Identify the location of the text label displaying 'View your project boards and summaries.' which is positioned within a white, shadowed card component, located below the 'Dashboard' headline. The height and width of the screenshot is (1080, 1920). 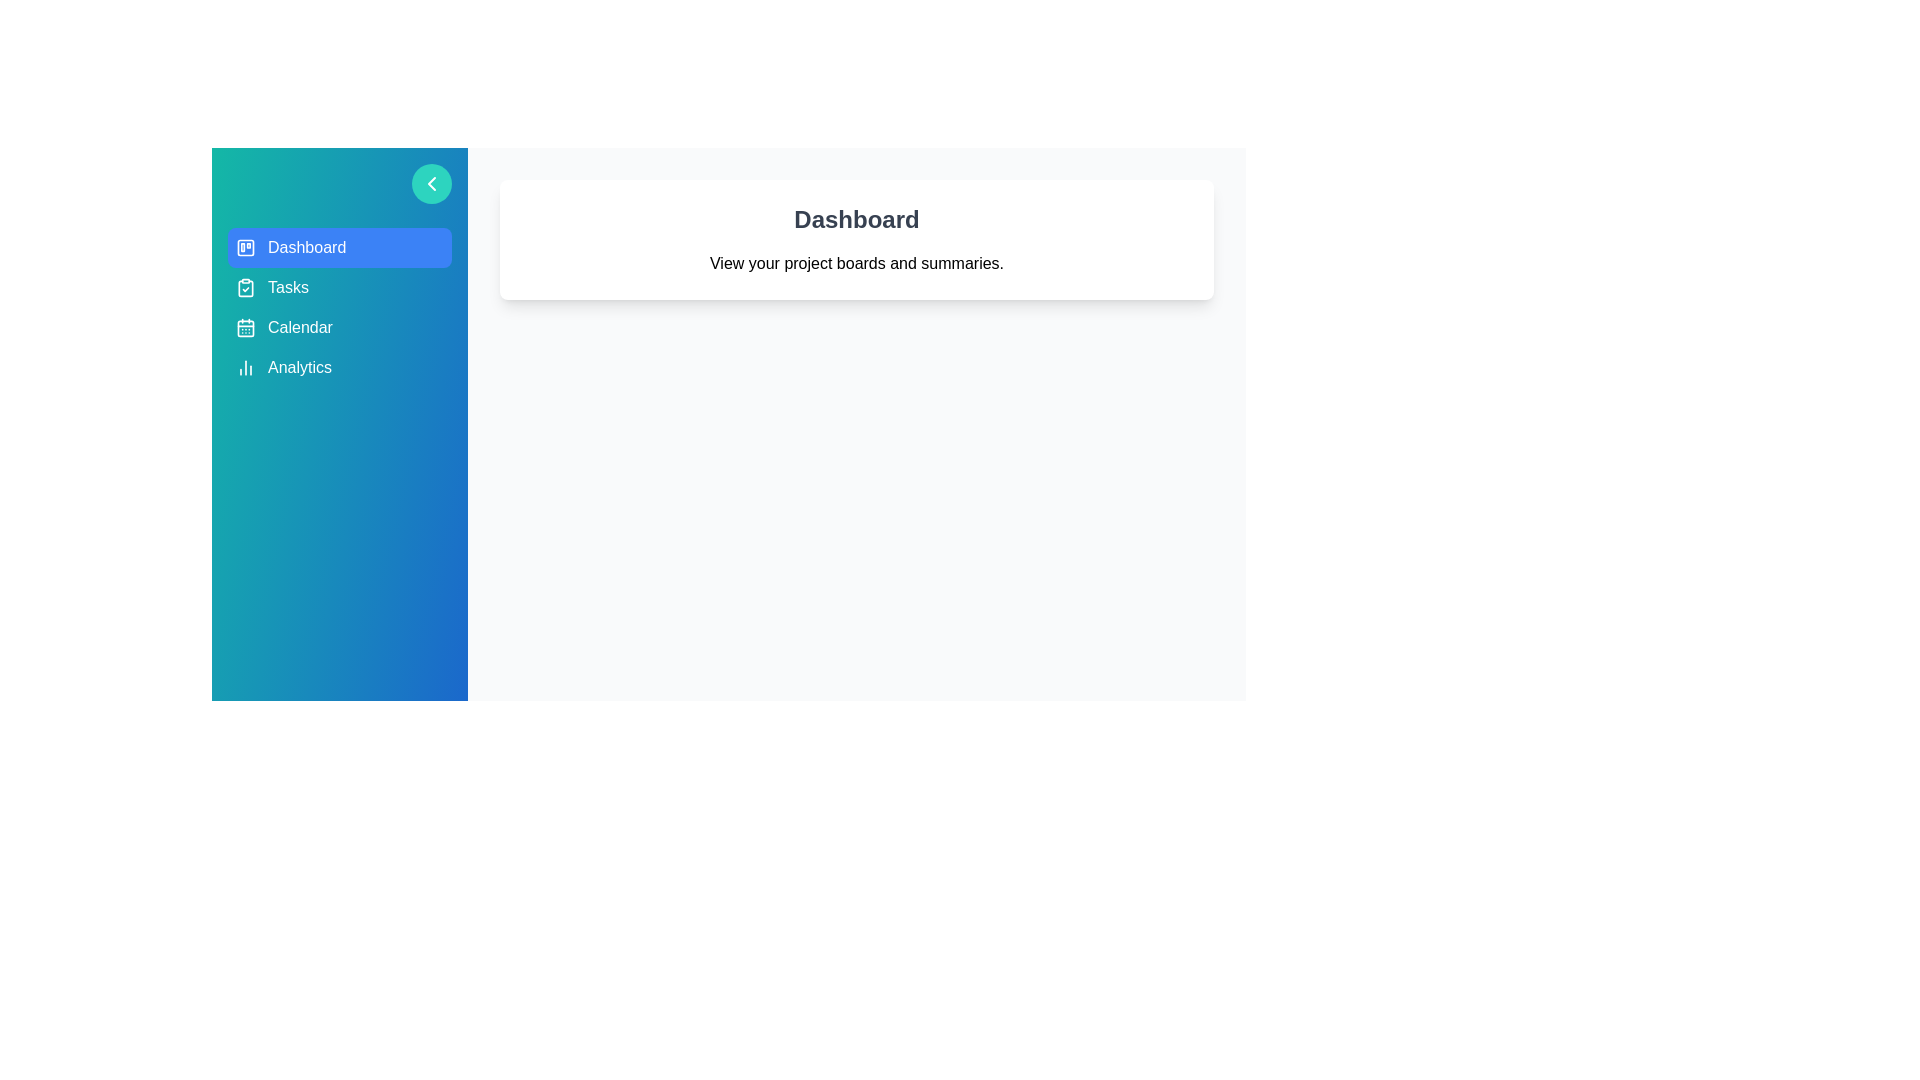
(857, 262).